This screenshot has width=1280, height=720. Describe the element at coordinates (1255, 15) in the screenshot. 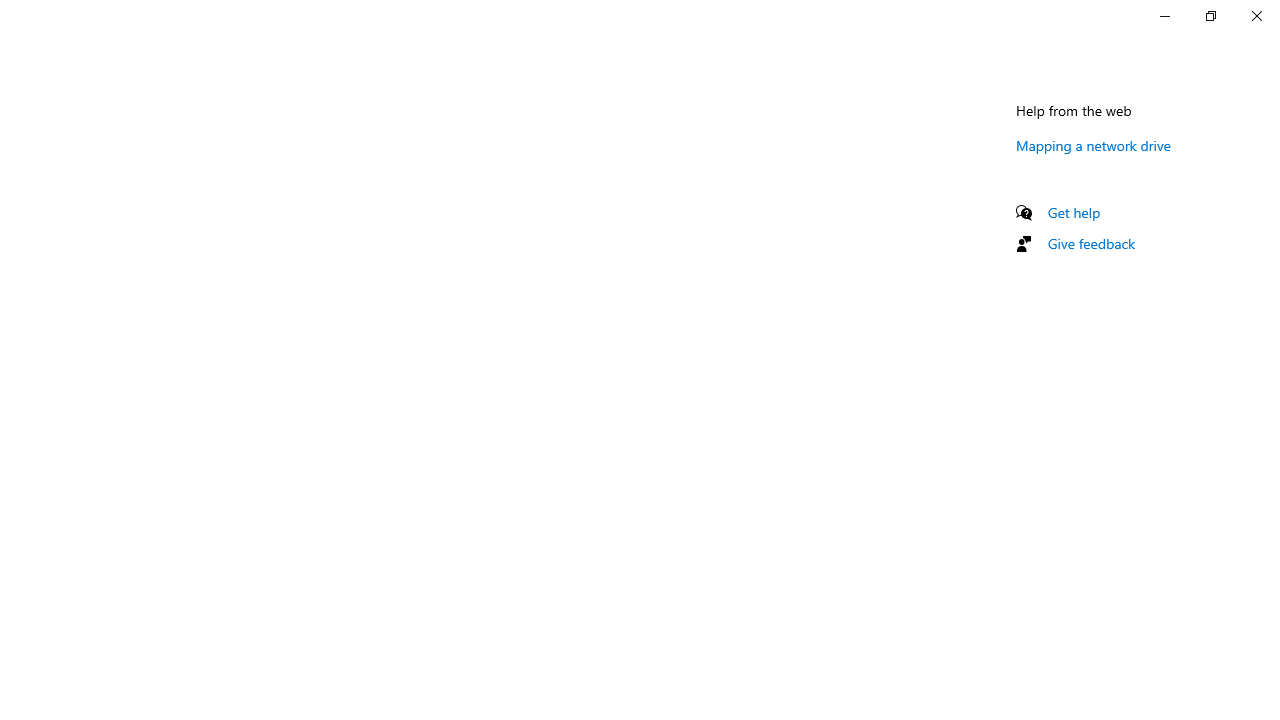

I see `'Close Settings'` at that location.